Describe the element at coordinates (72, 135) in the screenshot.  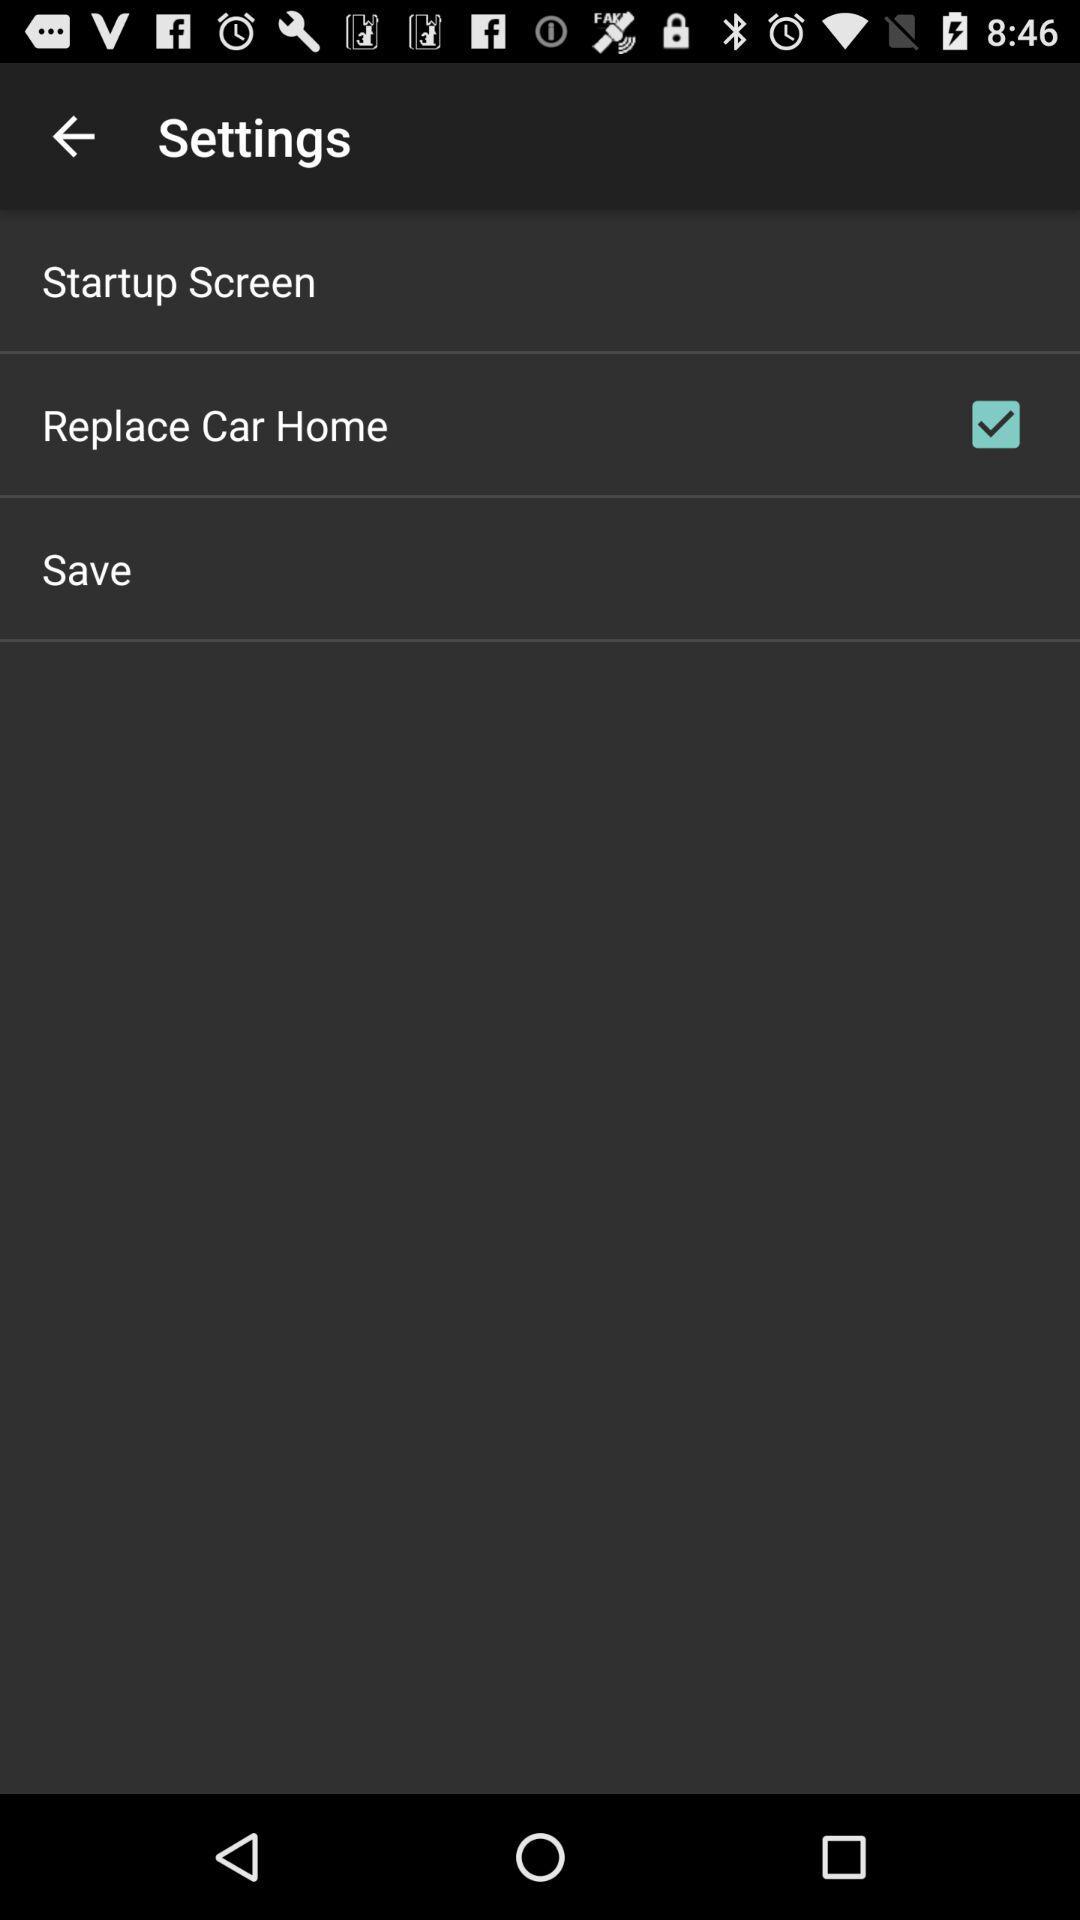
I see `icon to the left of settings app` at that location.